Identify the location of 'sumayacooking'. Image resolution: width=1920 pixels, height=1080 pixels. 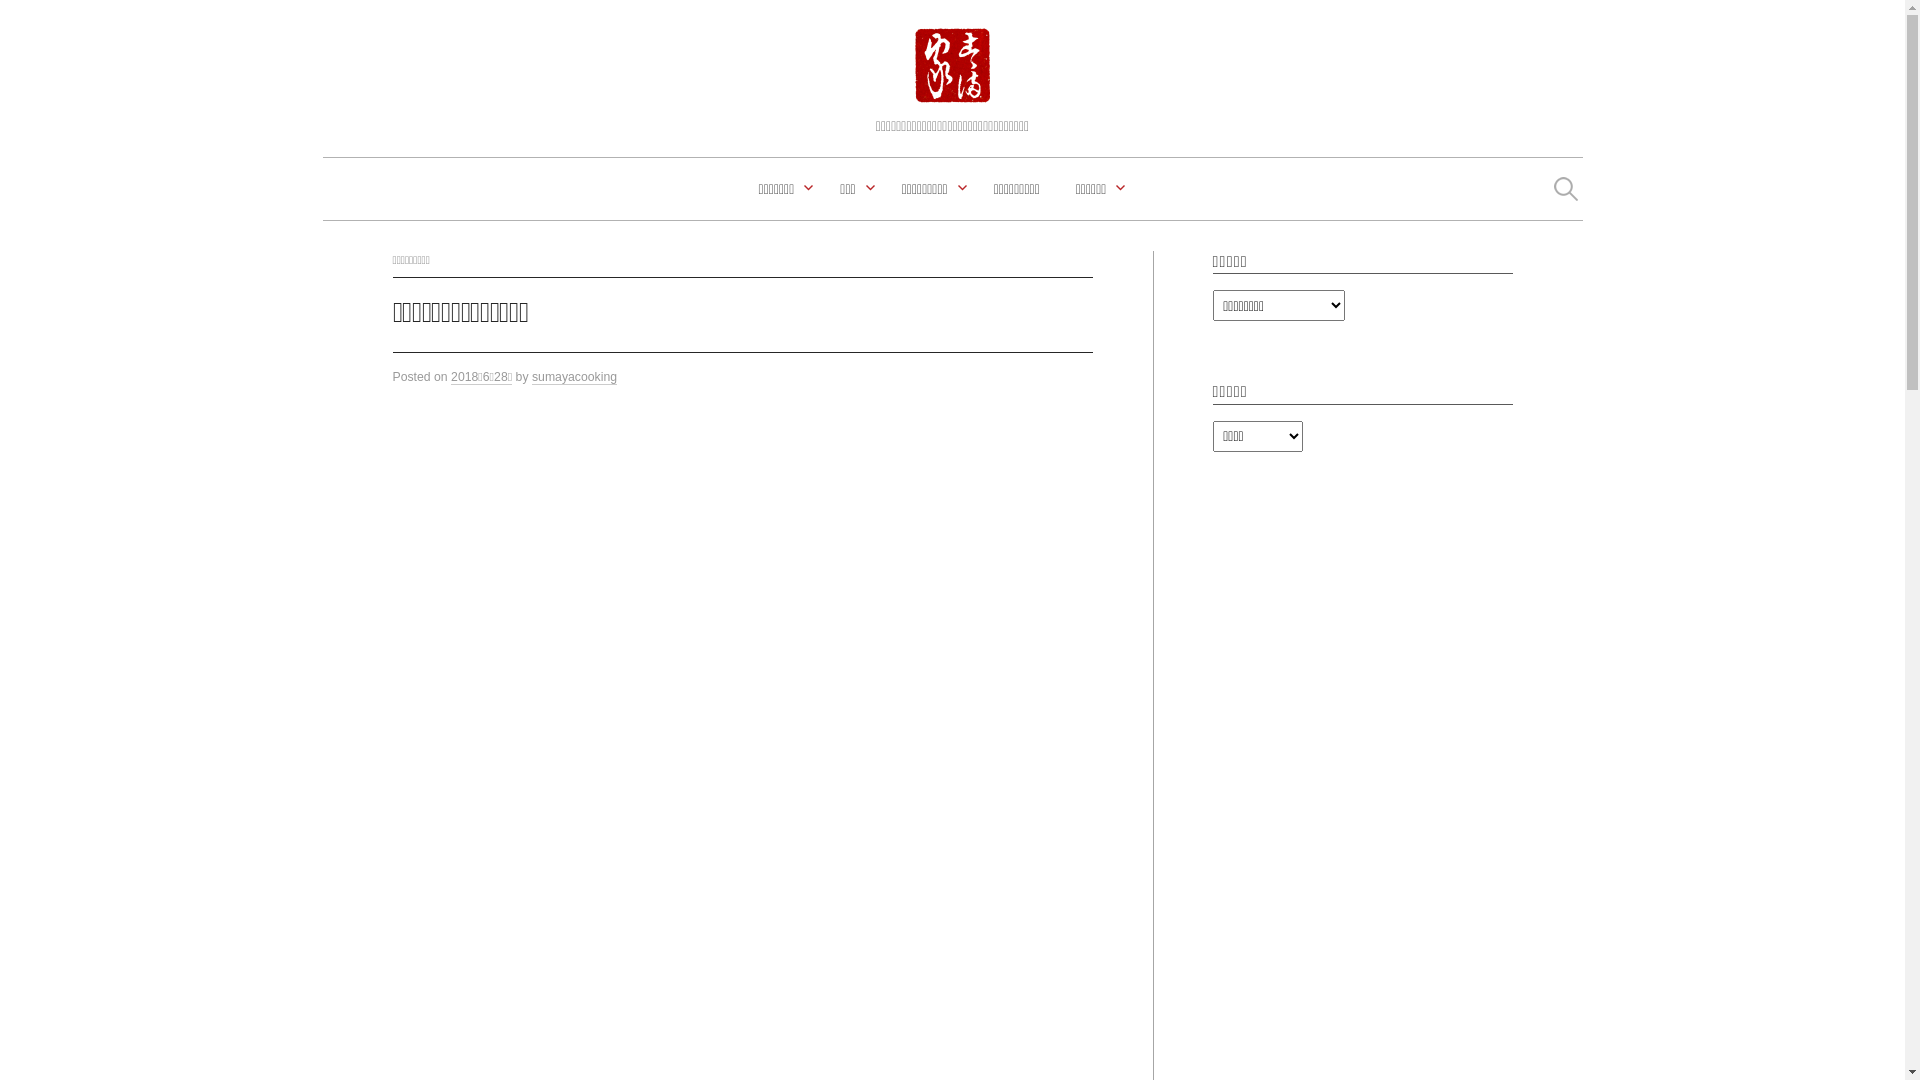
(573, 377).